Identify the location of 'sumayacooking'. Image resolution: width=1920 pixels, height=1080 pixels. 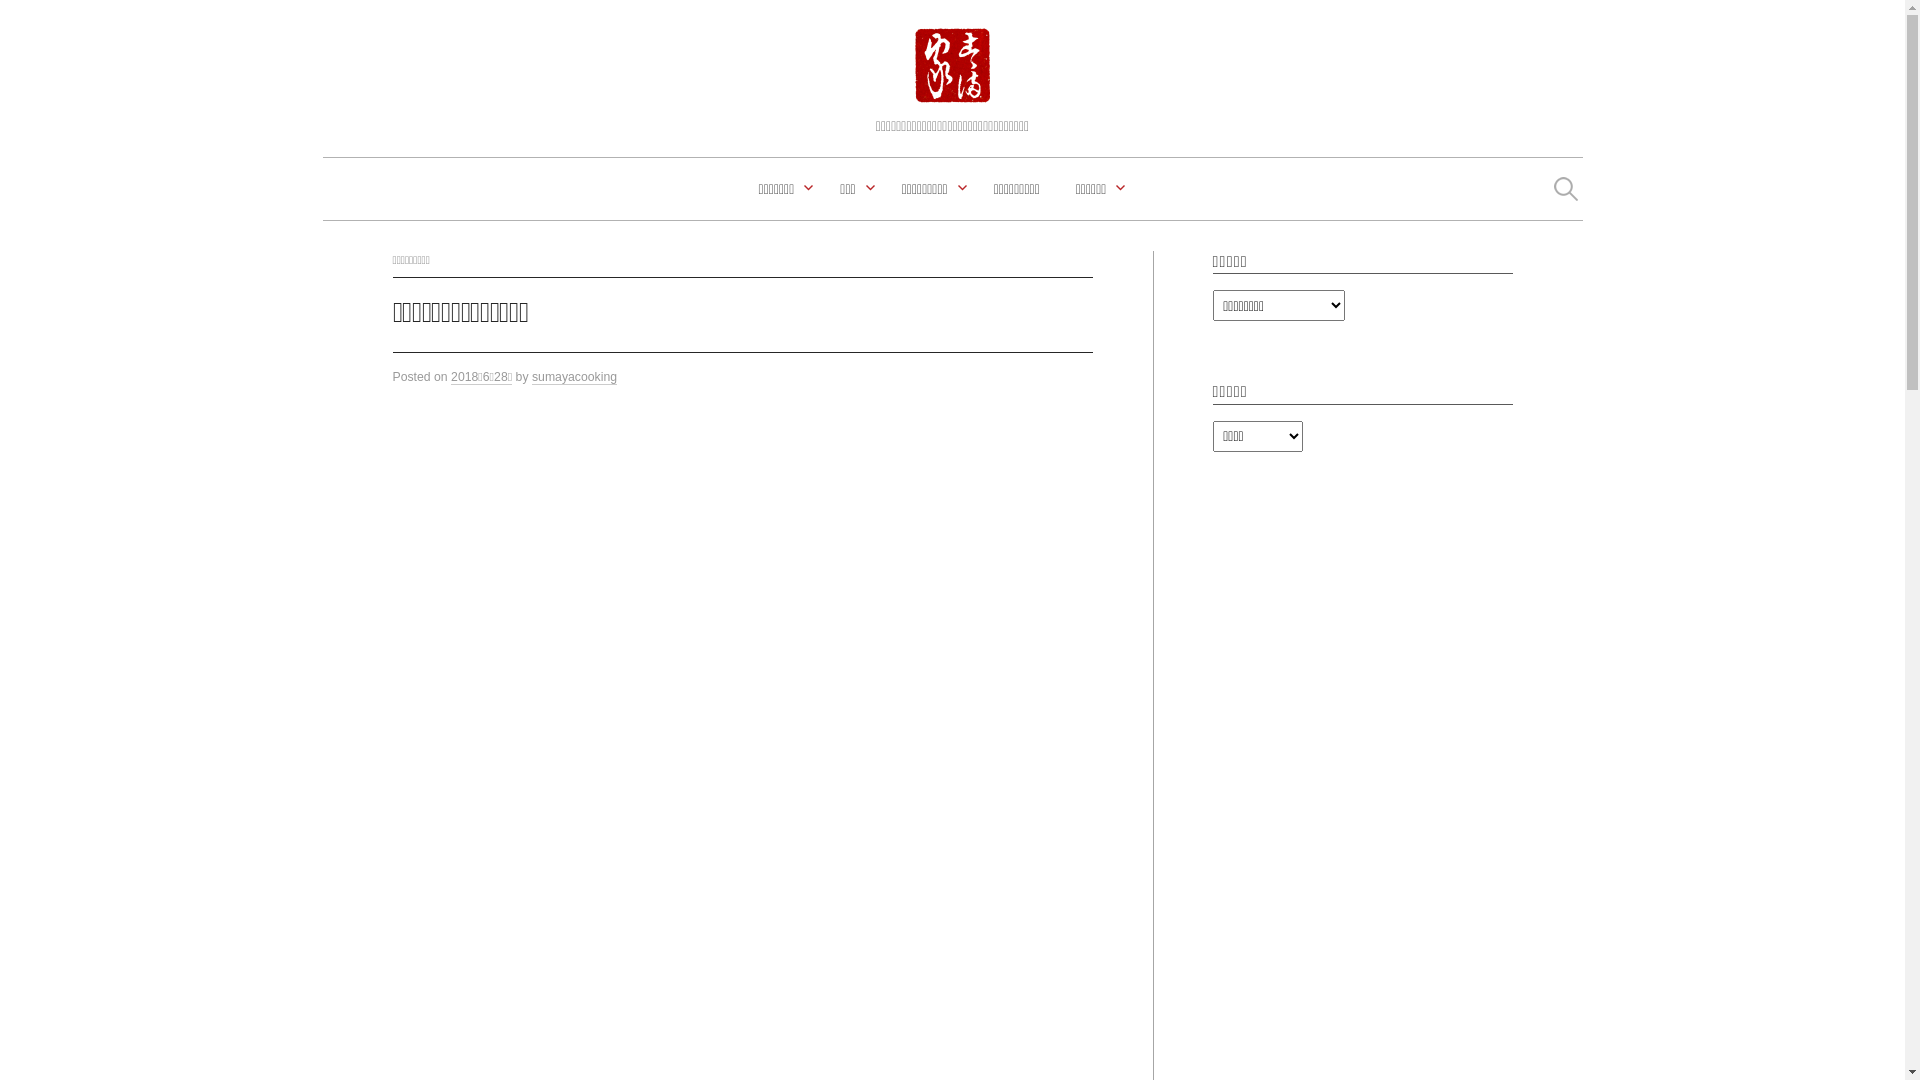
(573, 377).